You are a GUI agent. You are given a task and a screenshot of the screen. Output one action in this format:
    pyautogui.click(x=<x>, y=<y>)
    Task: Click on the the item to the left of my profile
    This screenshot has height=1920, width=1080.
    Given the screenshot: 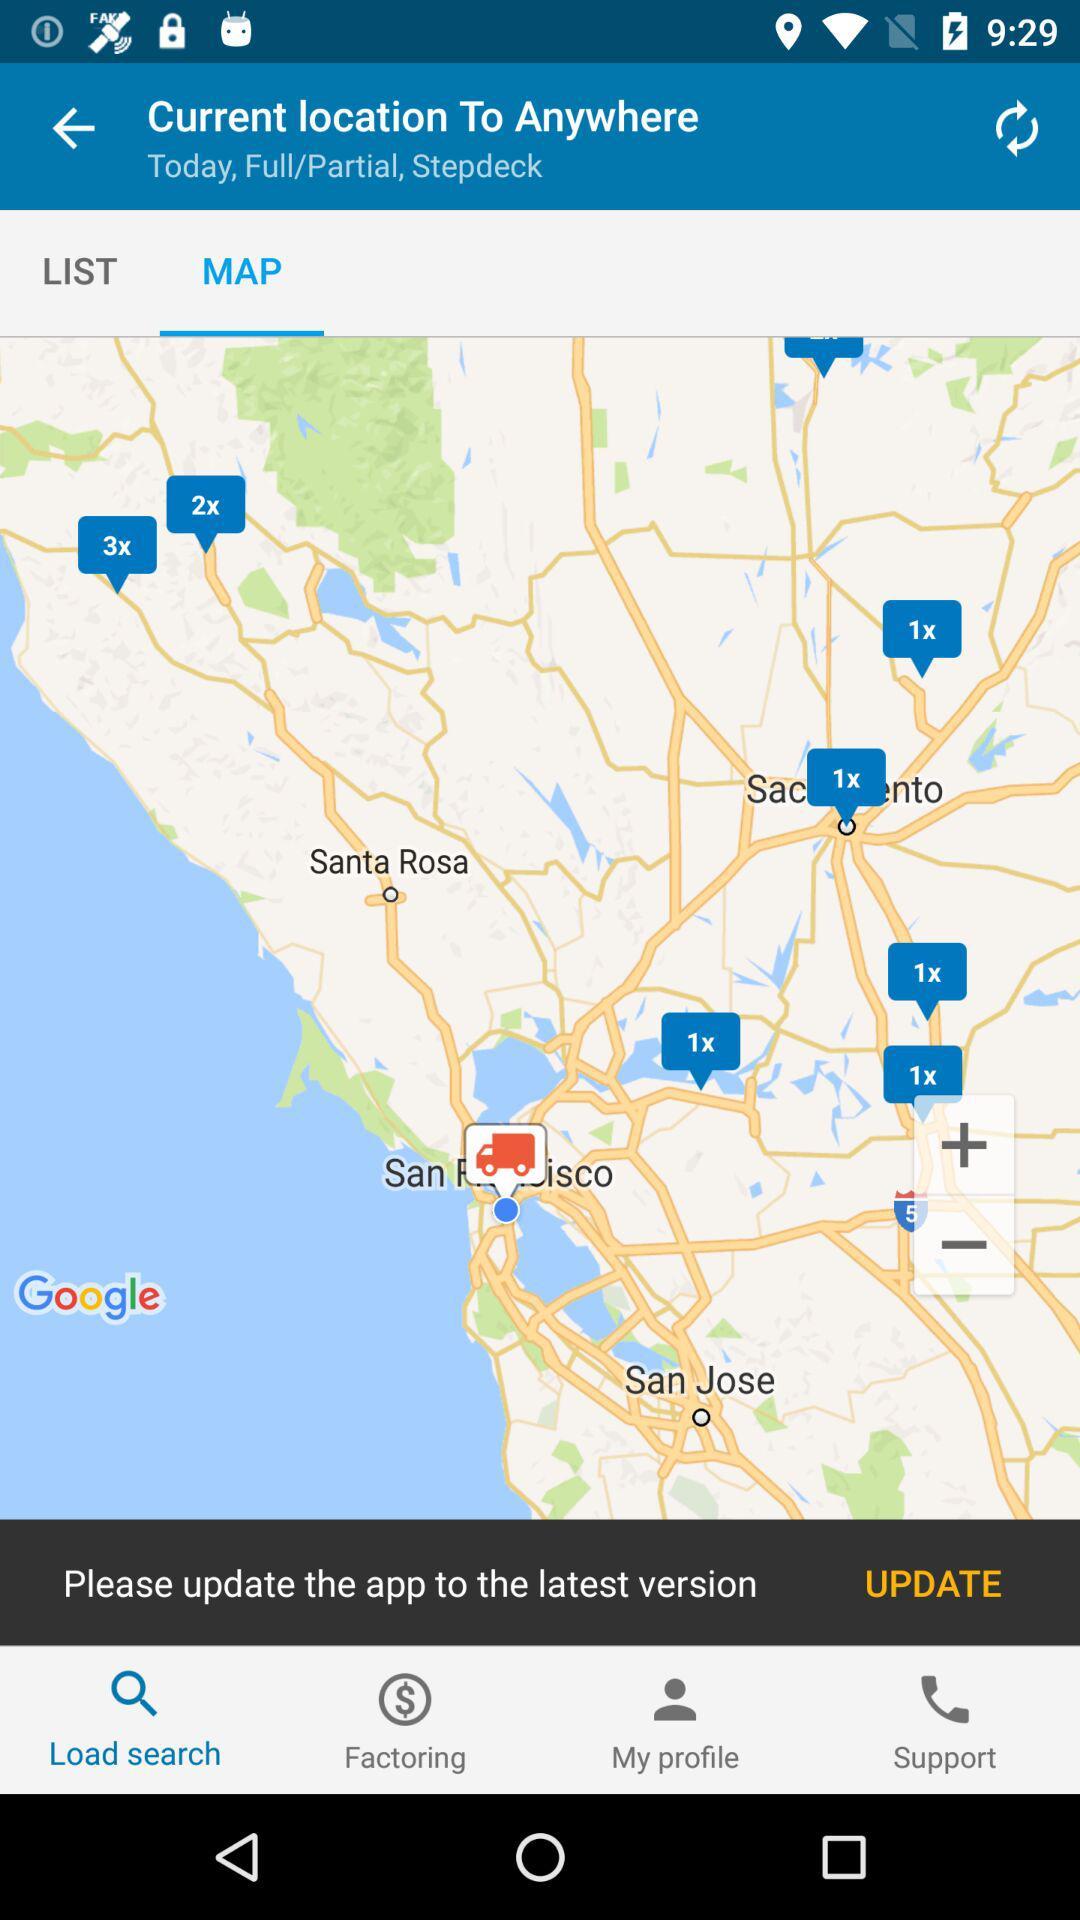 What is the action you would take?
    pyautogui.click(x=405, y=1719)
    